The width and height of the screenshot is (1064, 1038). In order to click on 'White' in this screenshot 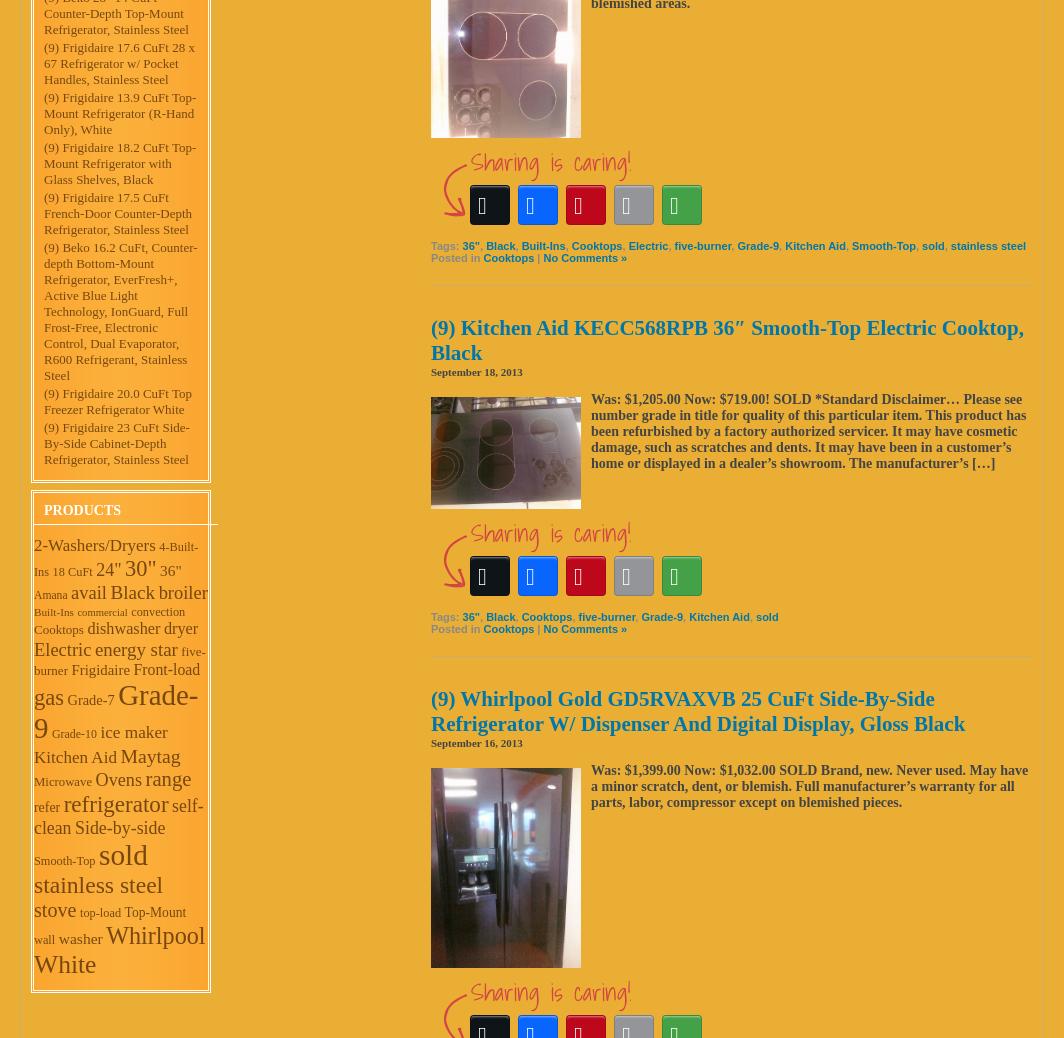, I will do `click(65, 964)`.